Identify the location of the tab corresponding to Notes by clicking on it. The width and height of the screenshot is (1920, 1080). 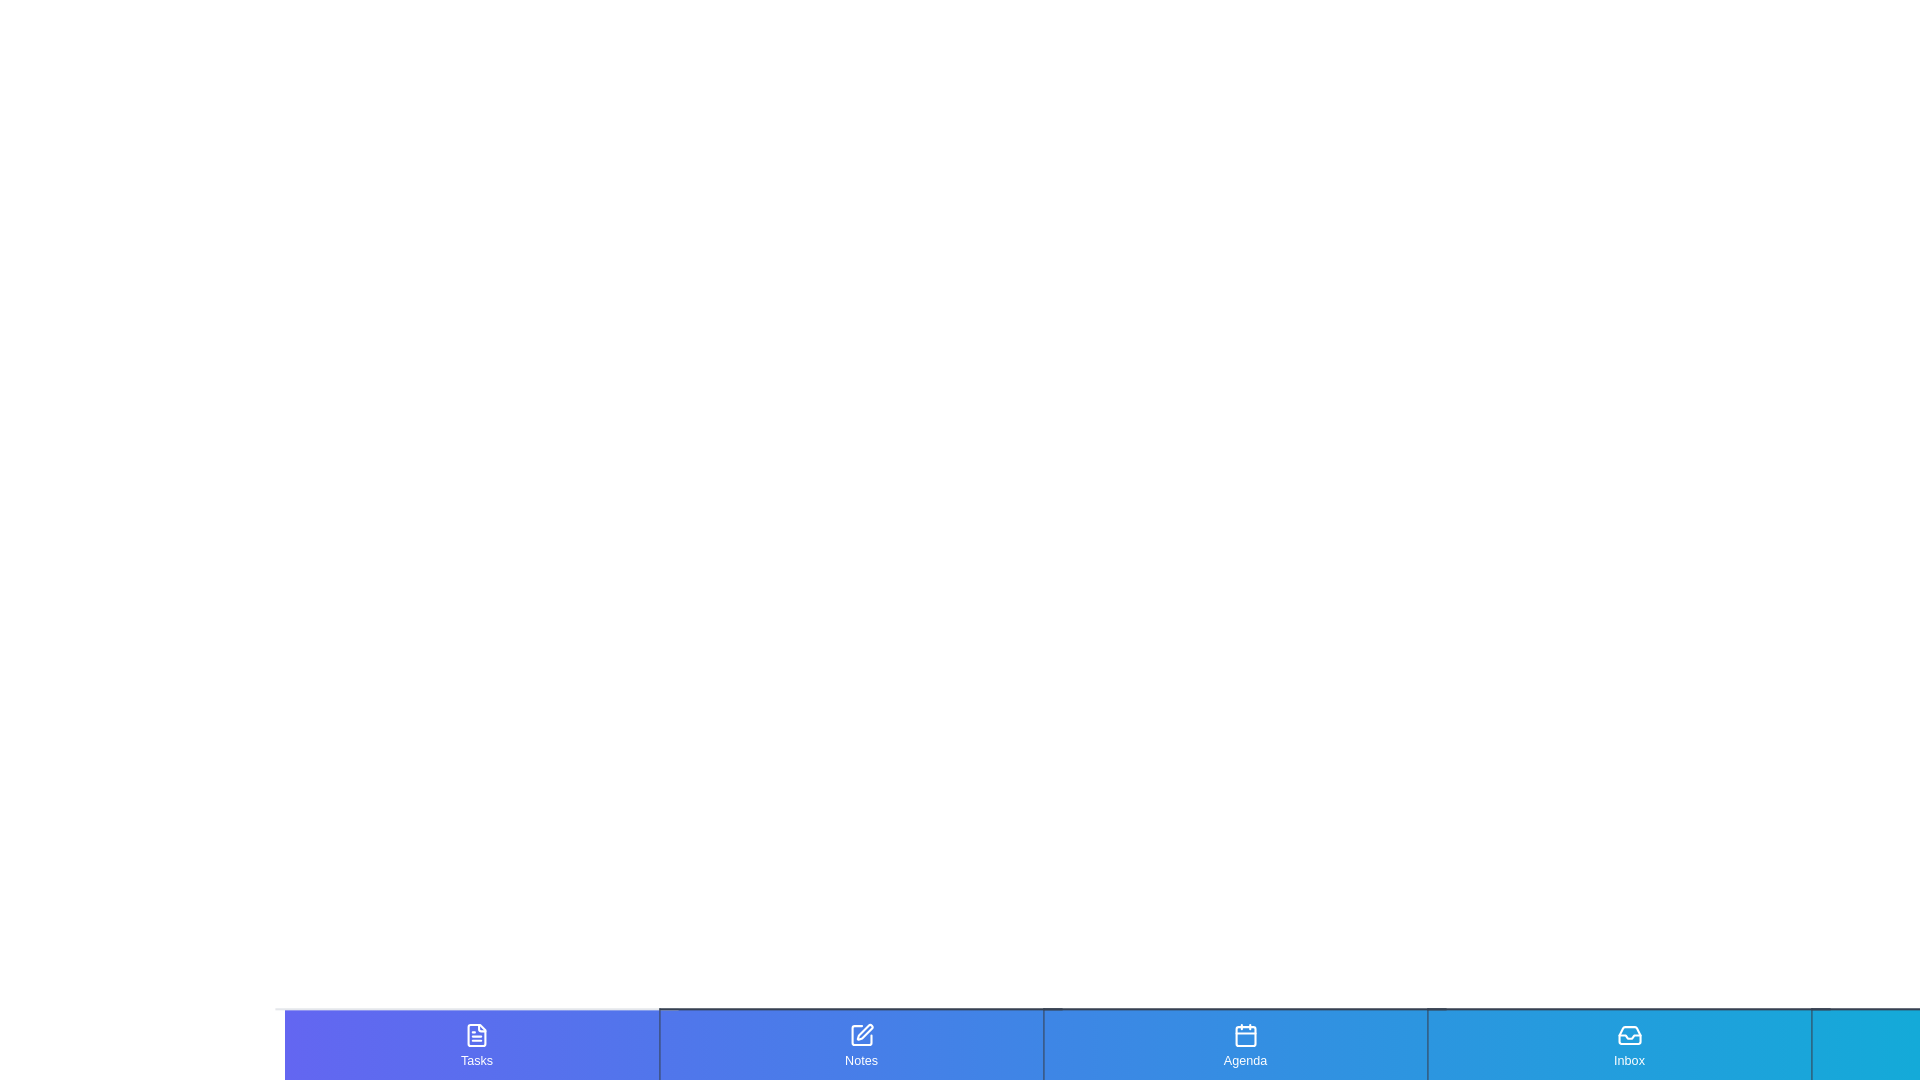
(860, 1044).